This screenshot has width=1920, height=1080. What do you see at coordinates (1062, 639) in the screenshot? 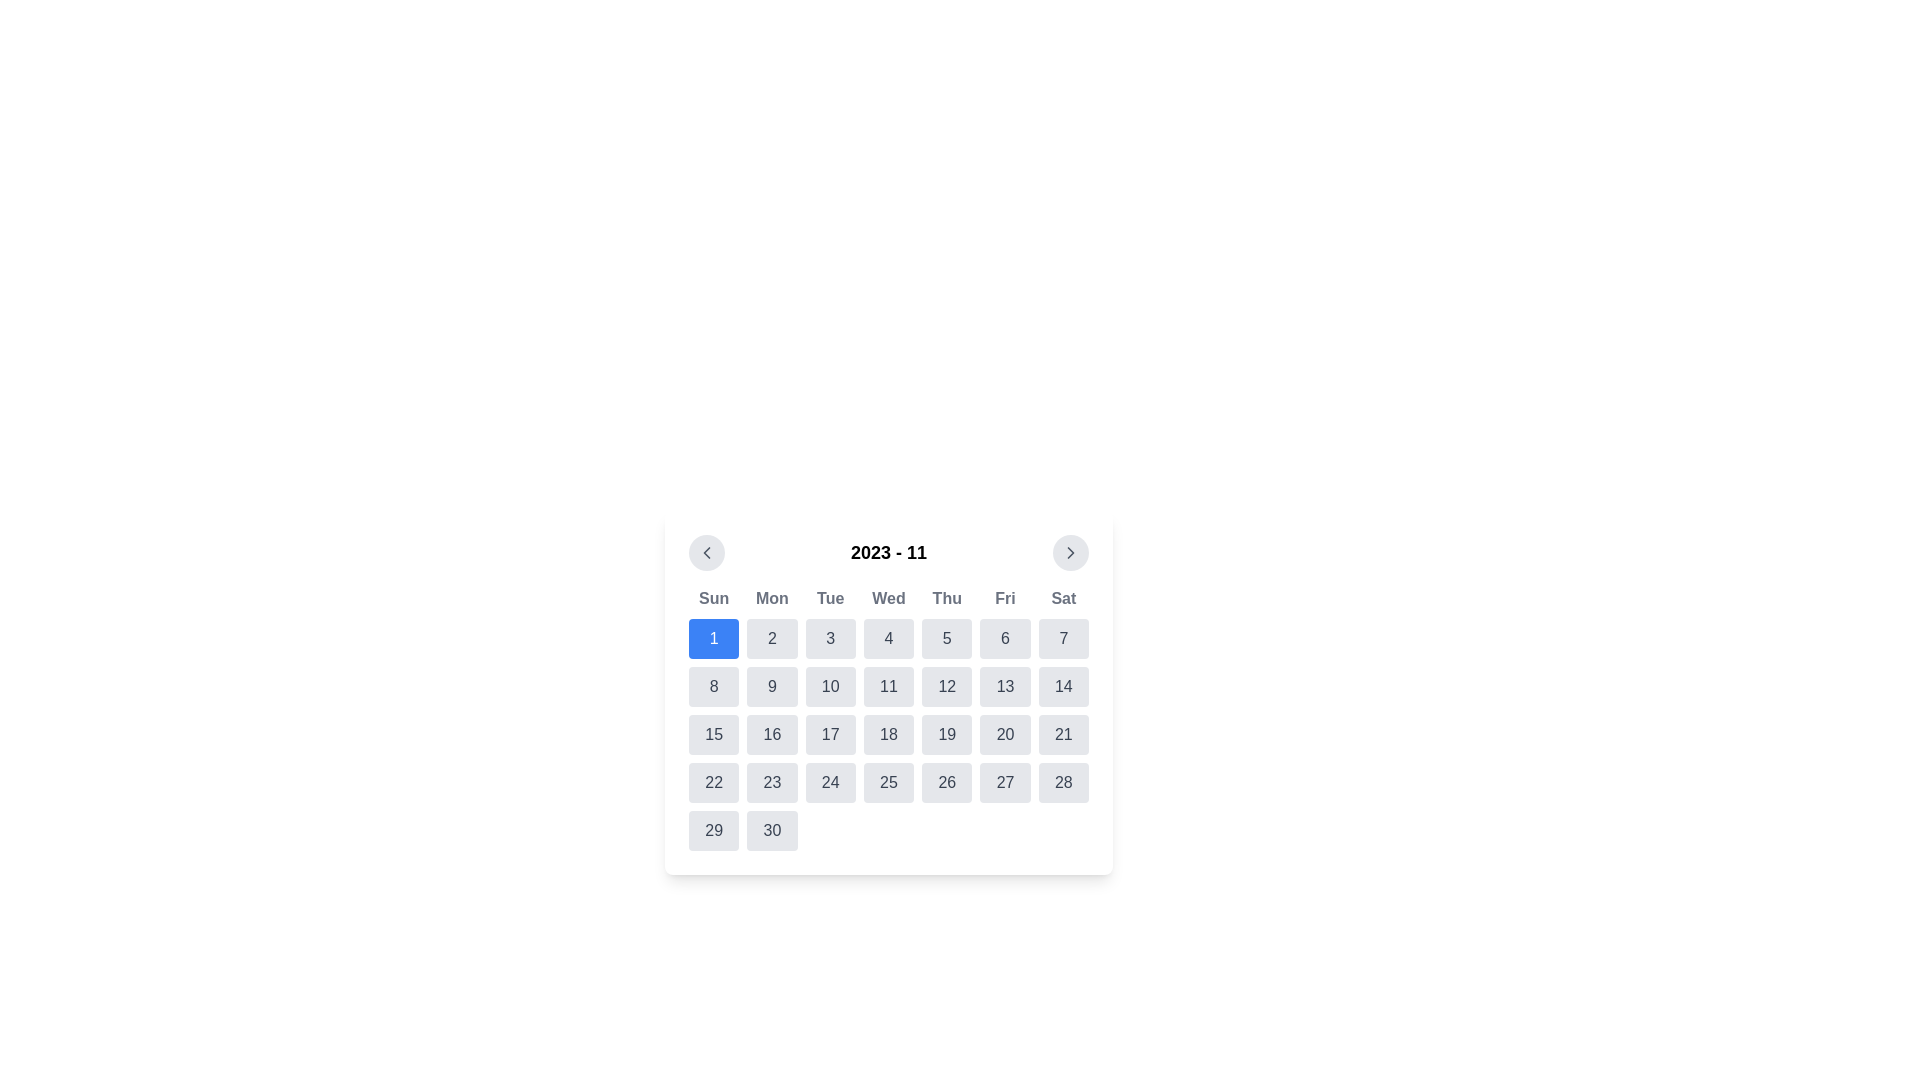
I see `the selectable day button for the 7th day of the currently displayed month in the date picker interface` at bounding box center [1062, 639].